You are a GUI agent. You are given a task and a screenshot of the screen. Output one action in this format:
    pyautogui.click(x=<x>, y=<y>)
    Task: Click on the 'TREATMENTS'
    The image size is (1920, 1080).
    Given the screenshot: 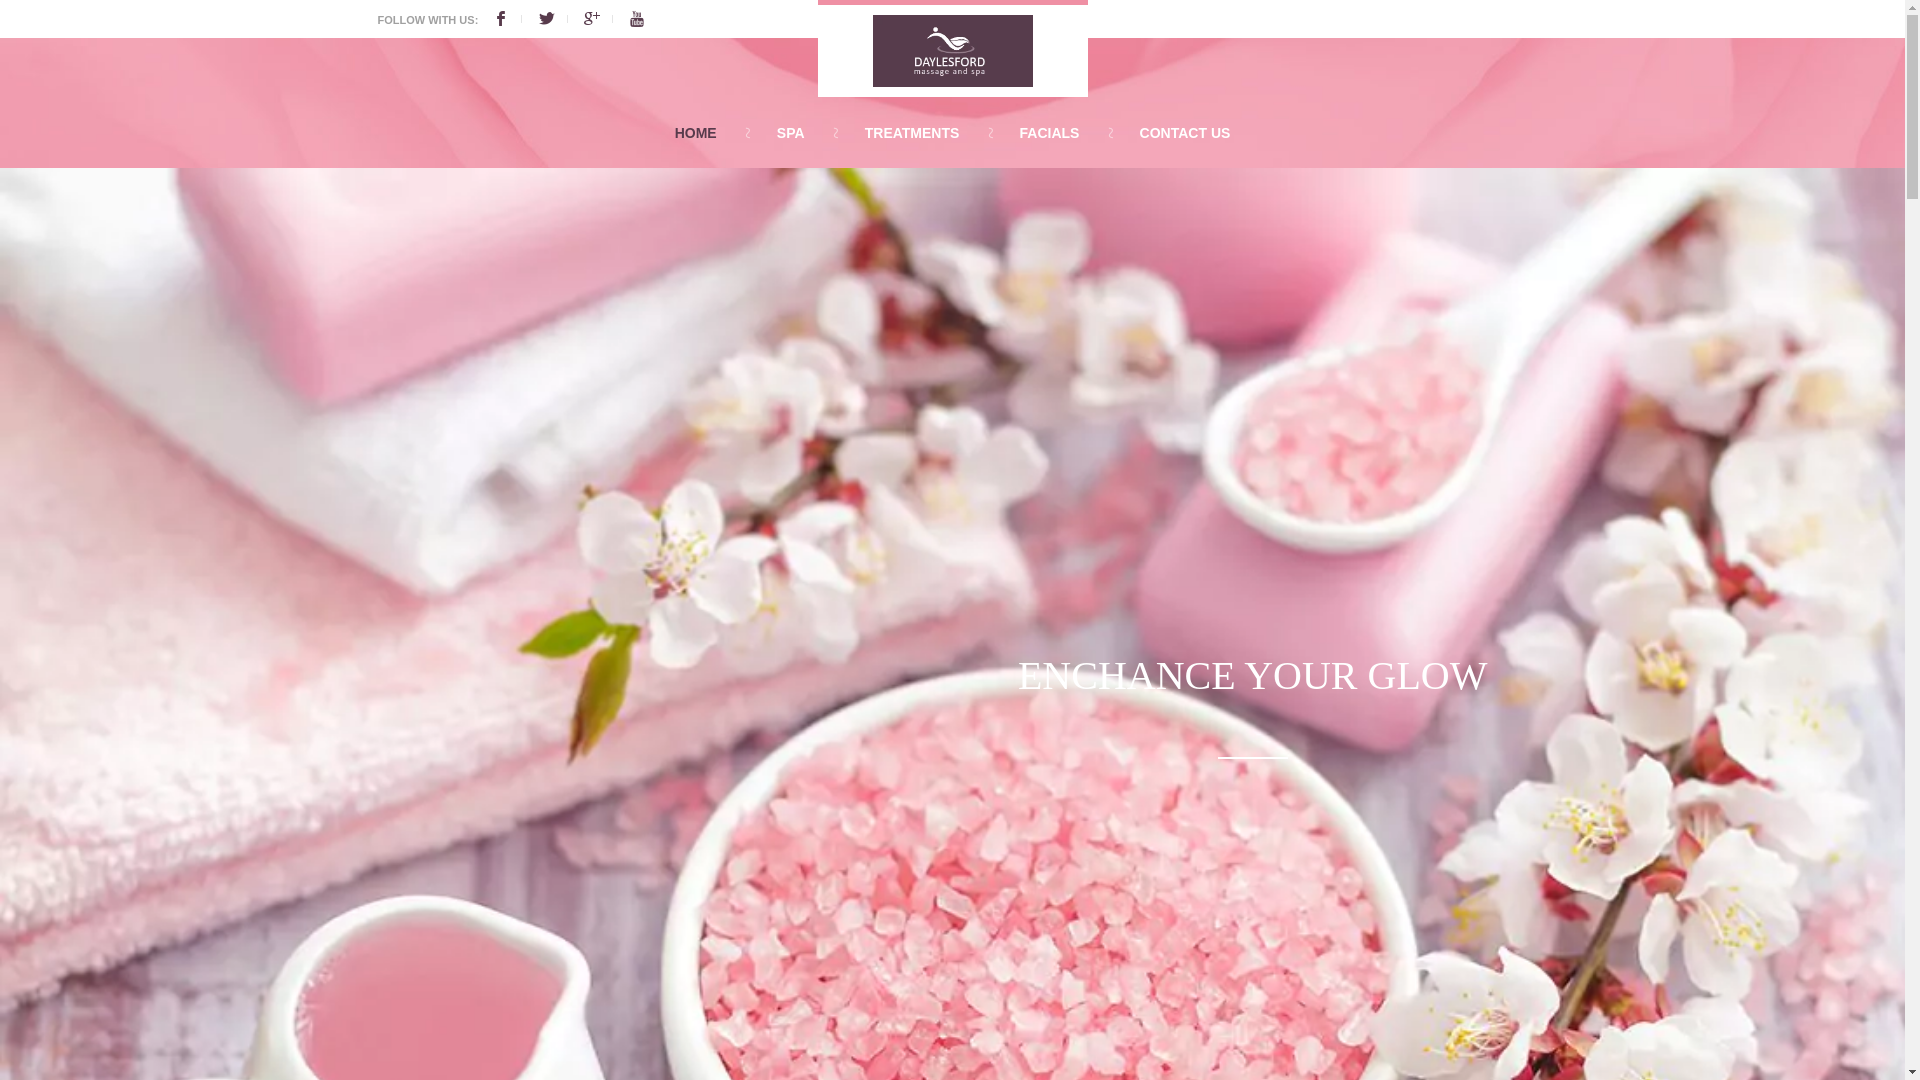 What is the action you would take?
    pyautogui.click(x=911, y=132)
    